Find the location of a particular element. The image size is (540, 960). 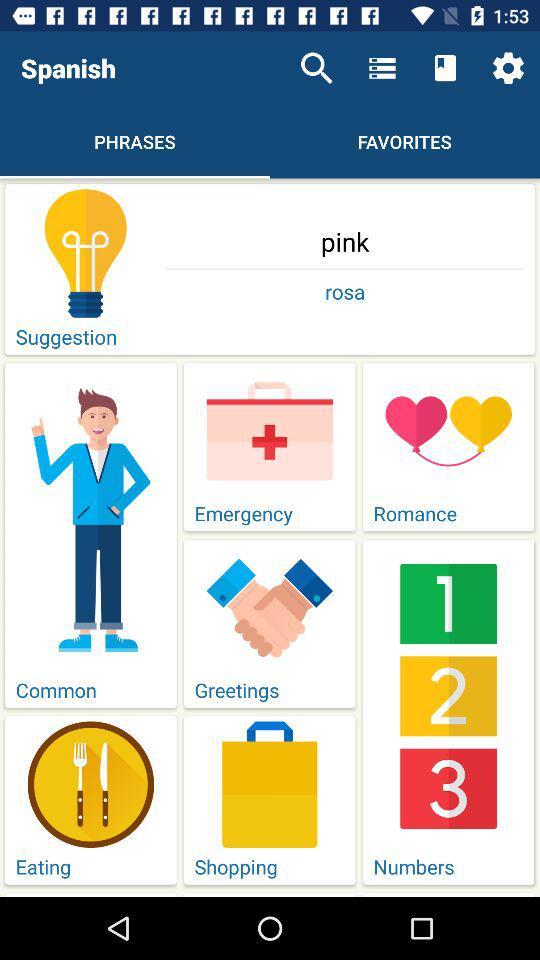

icon to the right of the spanish item is located at coordinates (316, 68).